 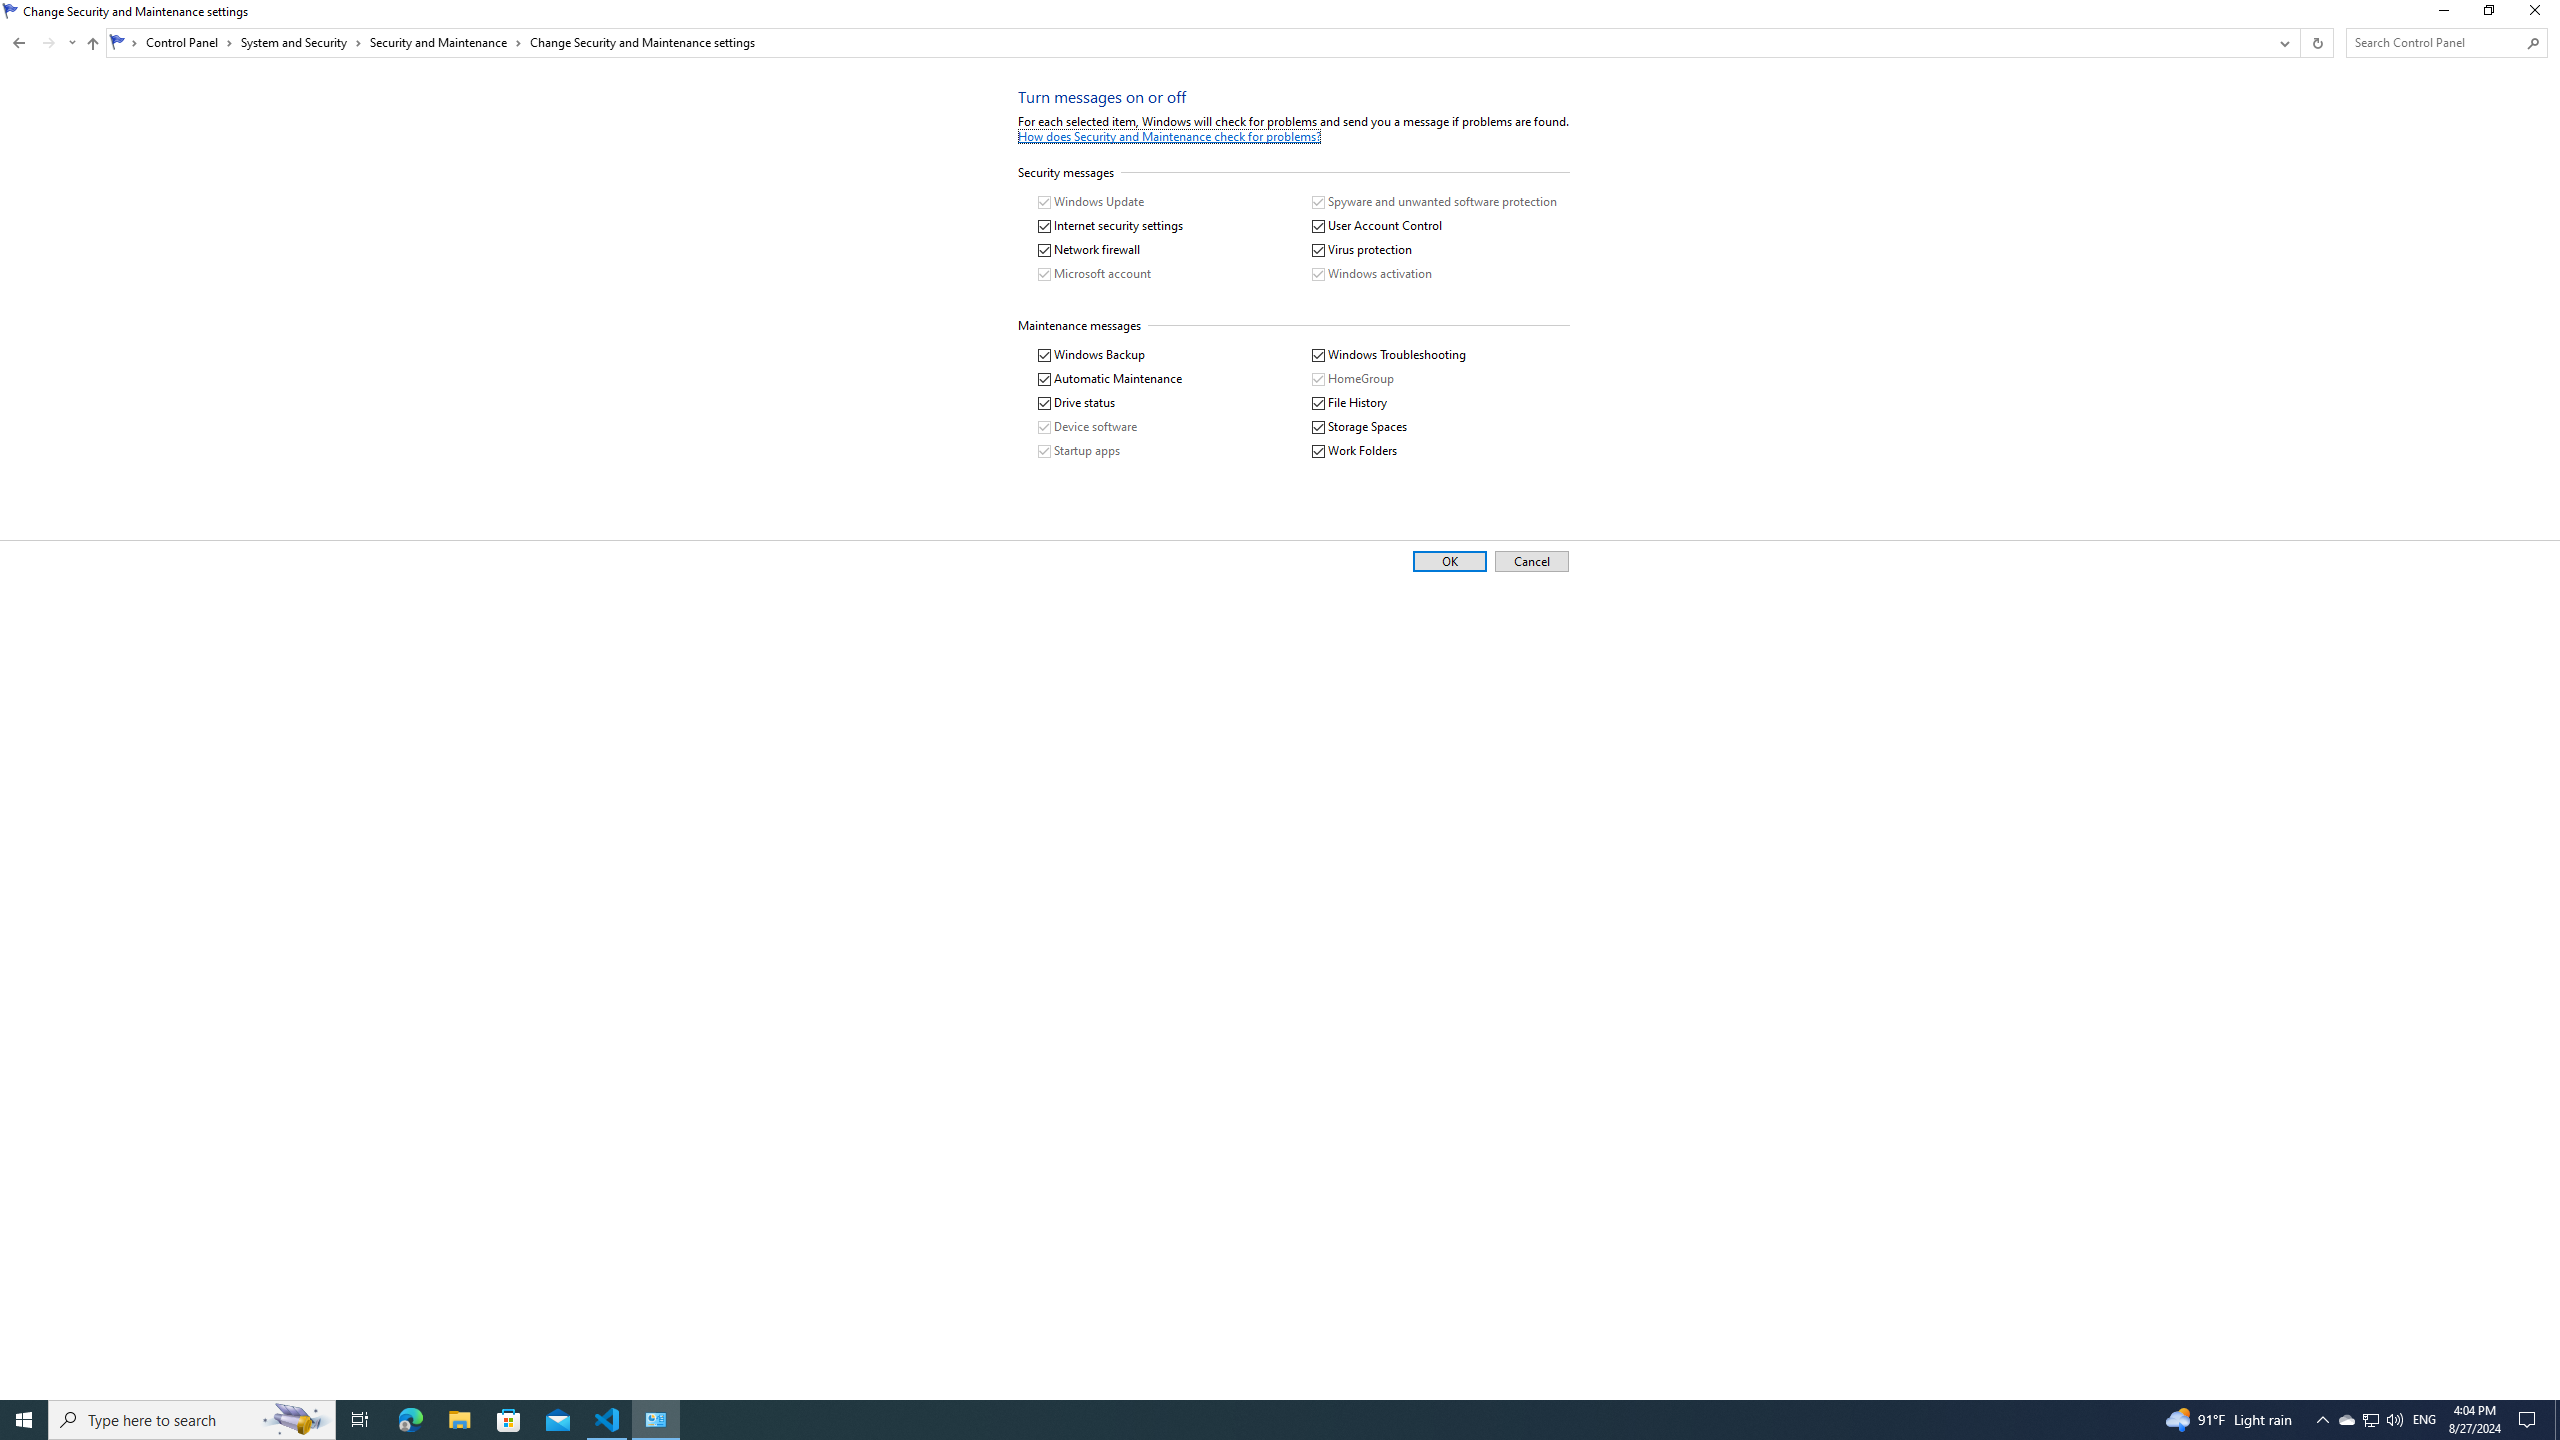 What do you see at coordinates (1088, 426) in the screenshot?
I see `'Device software'` at bounding box center [1088, 426].